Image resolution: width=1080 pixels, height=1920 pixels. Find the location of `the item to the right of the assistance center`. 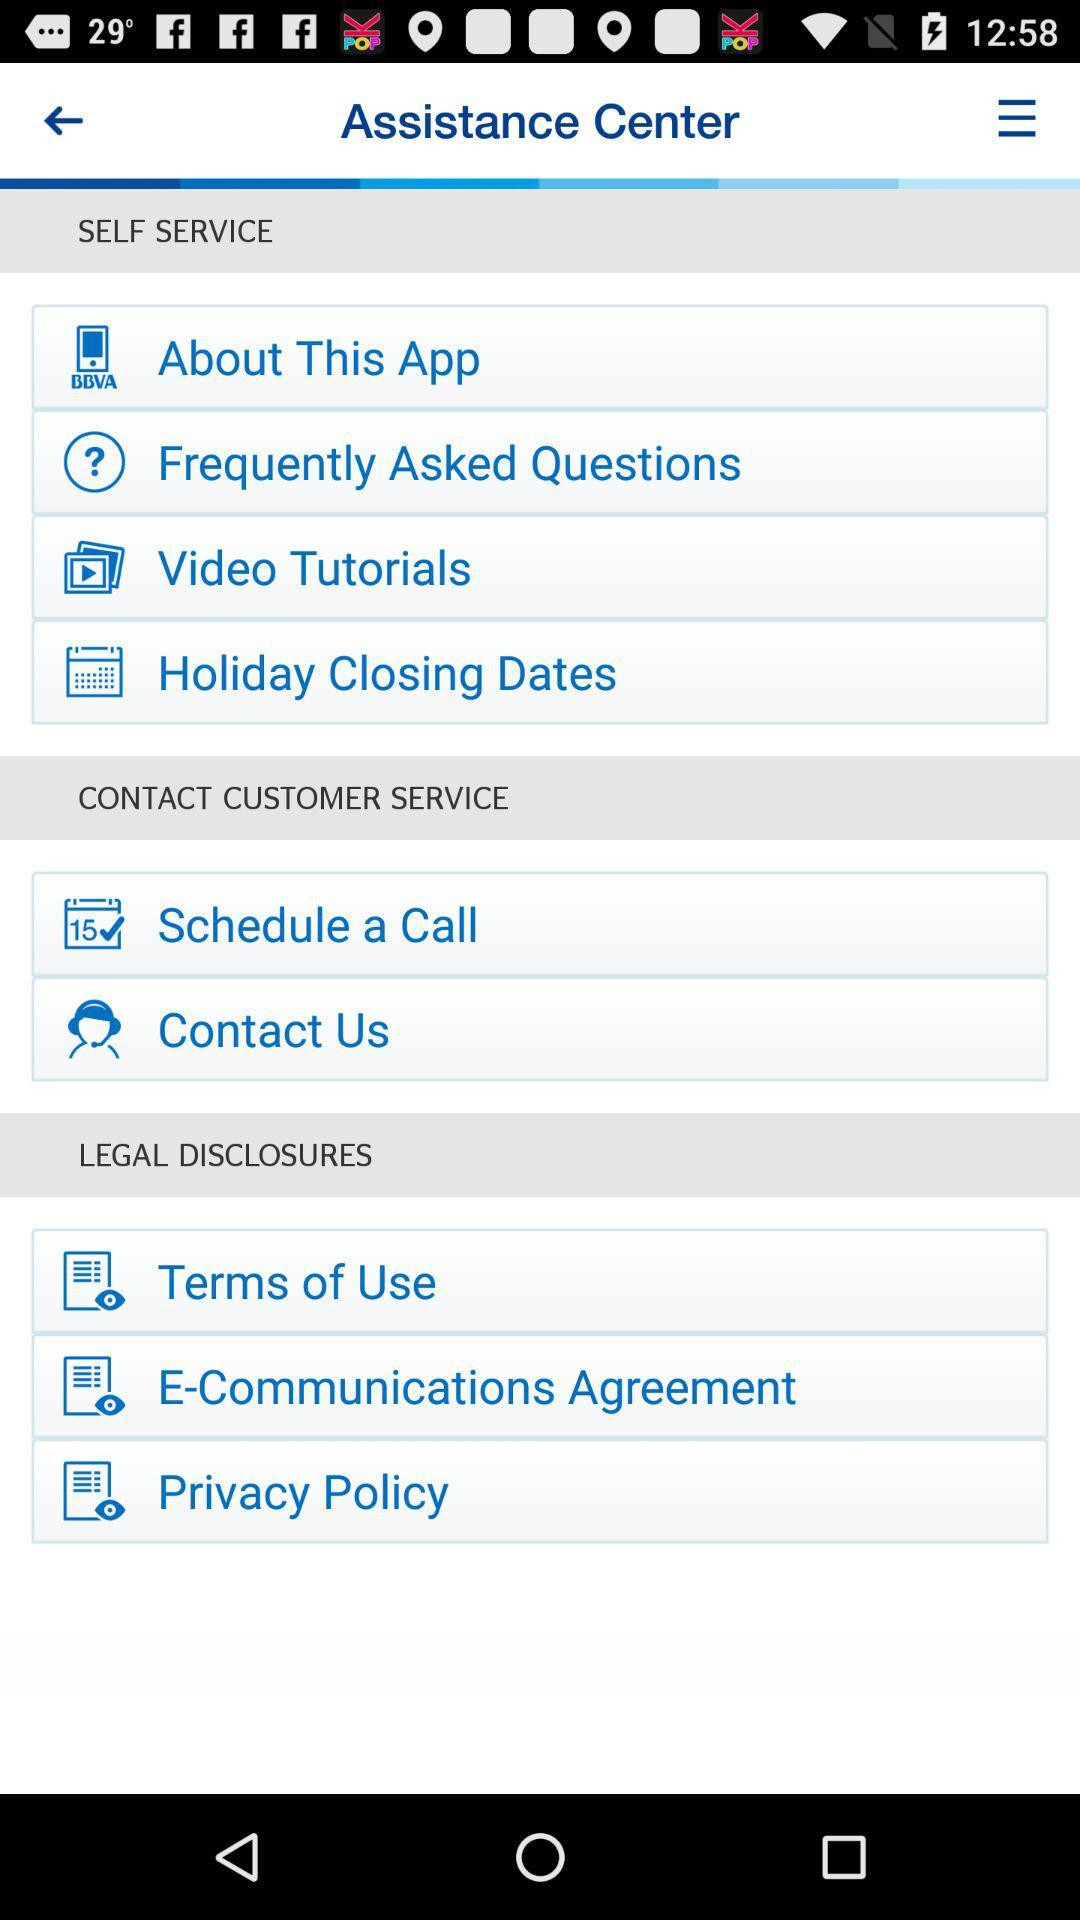

the item to the right of the assistance center is located at coordinates (1017, 119).